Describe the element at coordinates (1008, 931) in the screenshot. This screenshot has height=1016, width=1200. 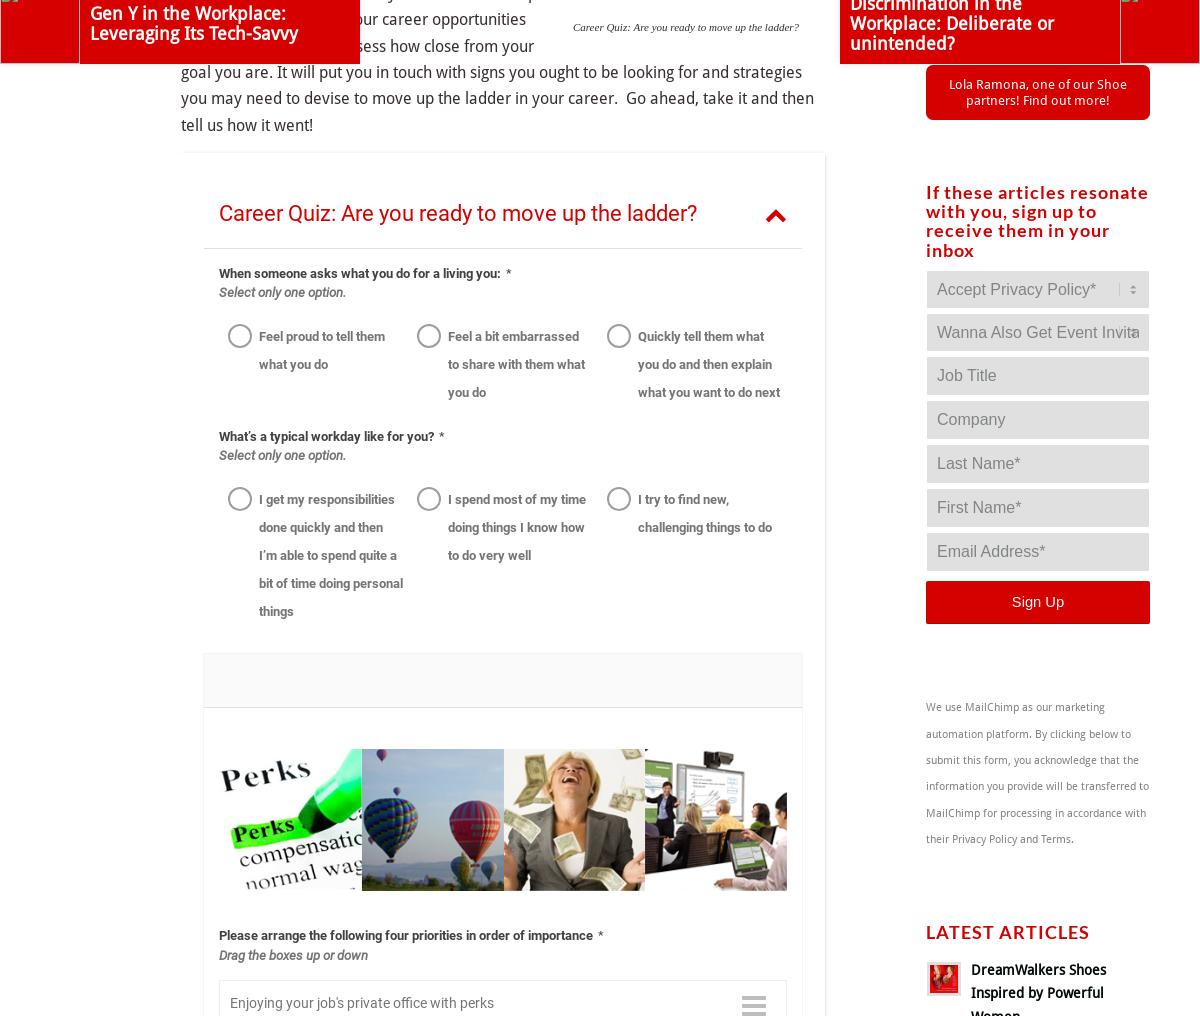
I see `'LATEST ARTICLES'` at that location.